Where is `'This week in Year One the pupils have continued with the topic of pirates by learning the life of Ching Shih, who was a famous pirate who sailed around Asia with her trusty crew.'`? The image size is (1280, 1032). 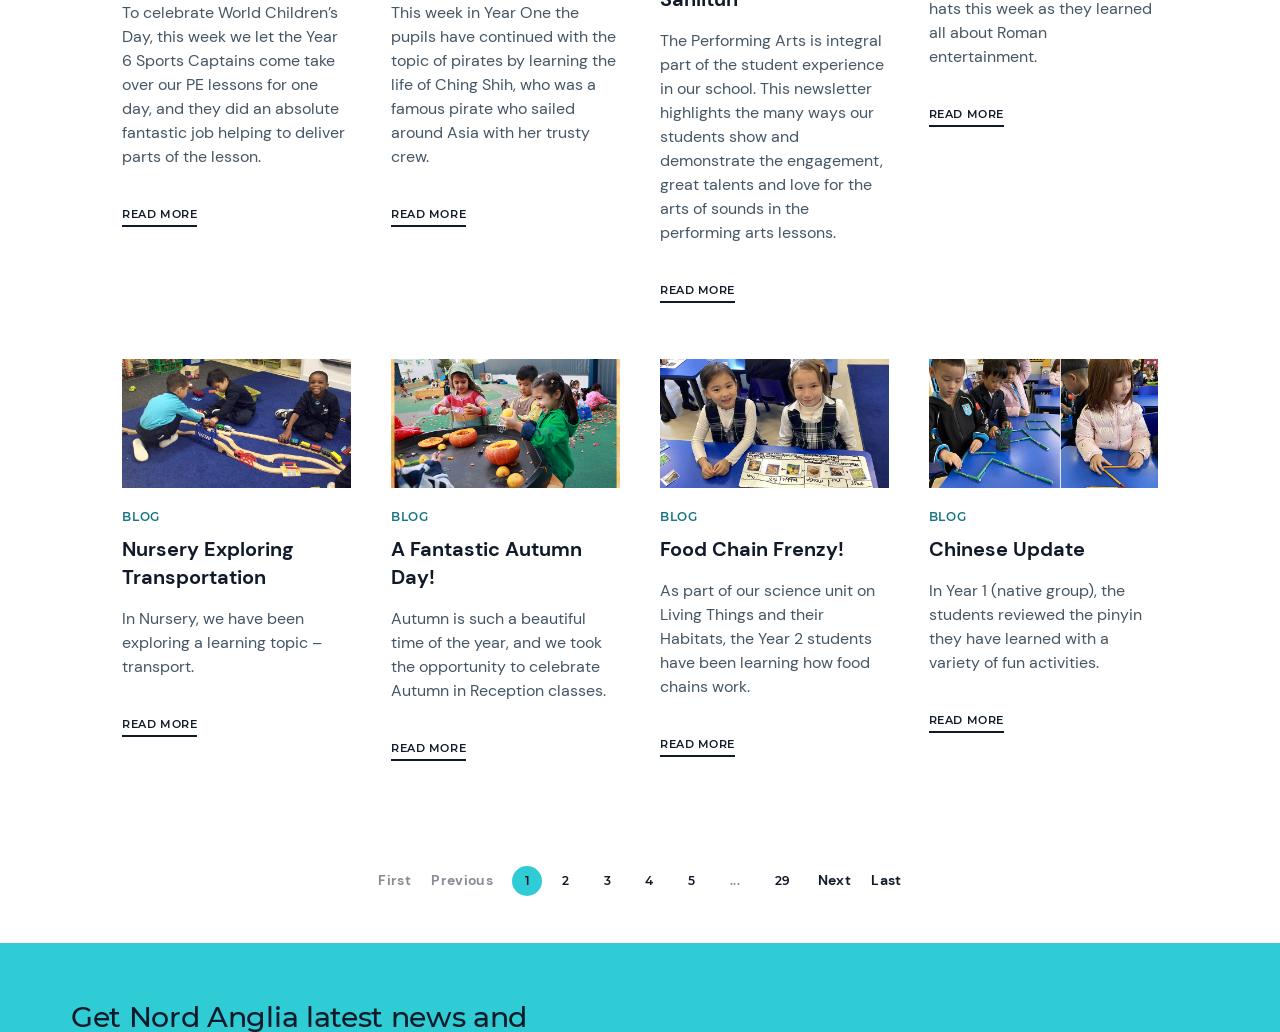
'This week in Year One the pupils have continued with the topic of pirates by learning the life of Ching Shih, who was a famous pirate who sailed around Asia with her trusty crew.' is located at coordinates (503, 84).